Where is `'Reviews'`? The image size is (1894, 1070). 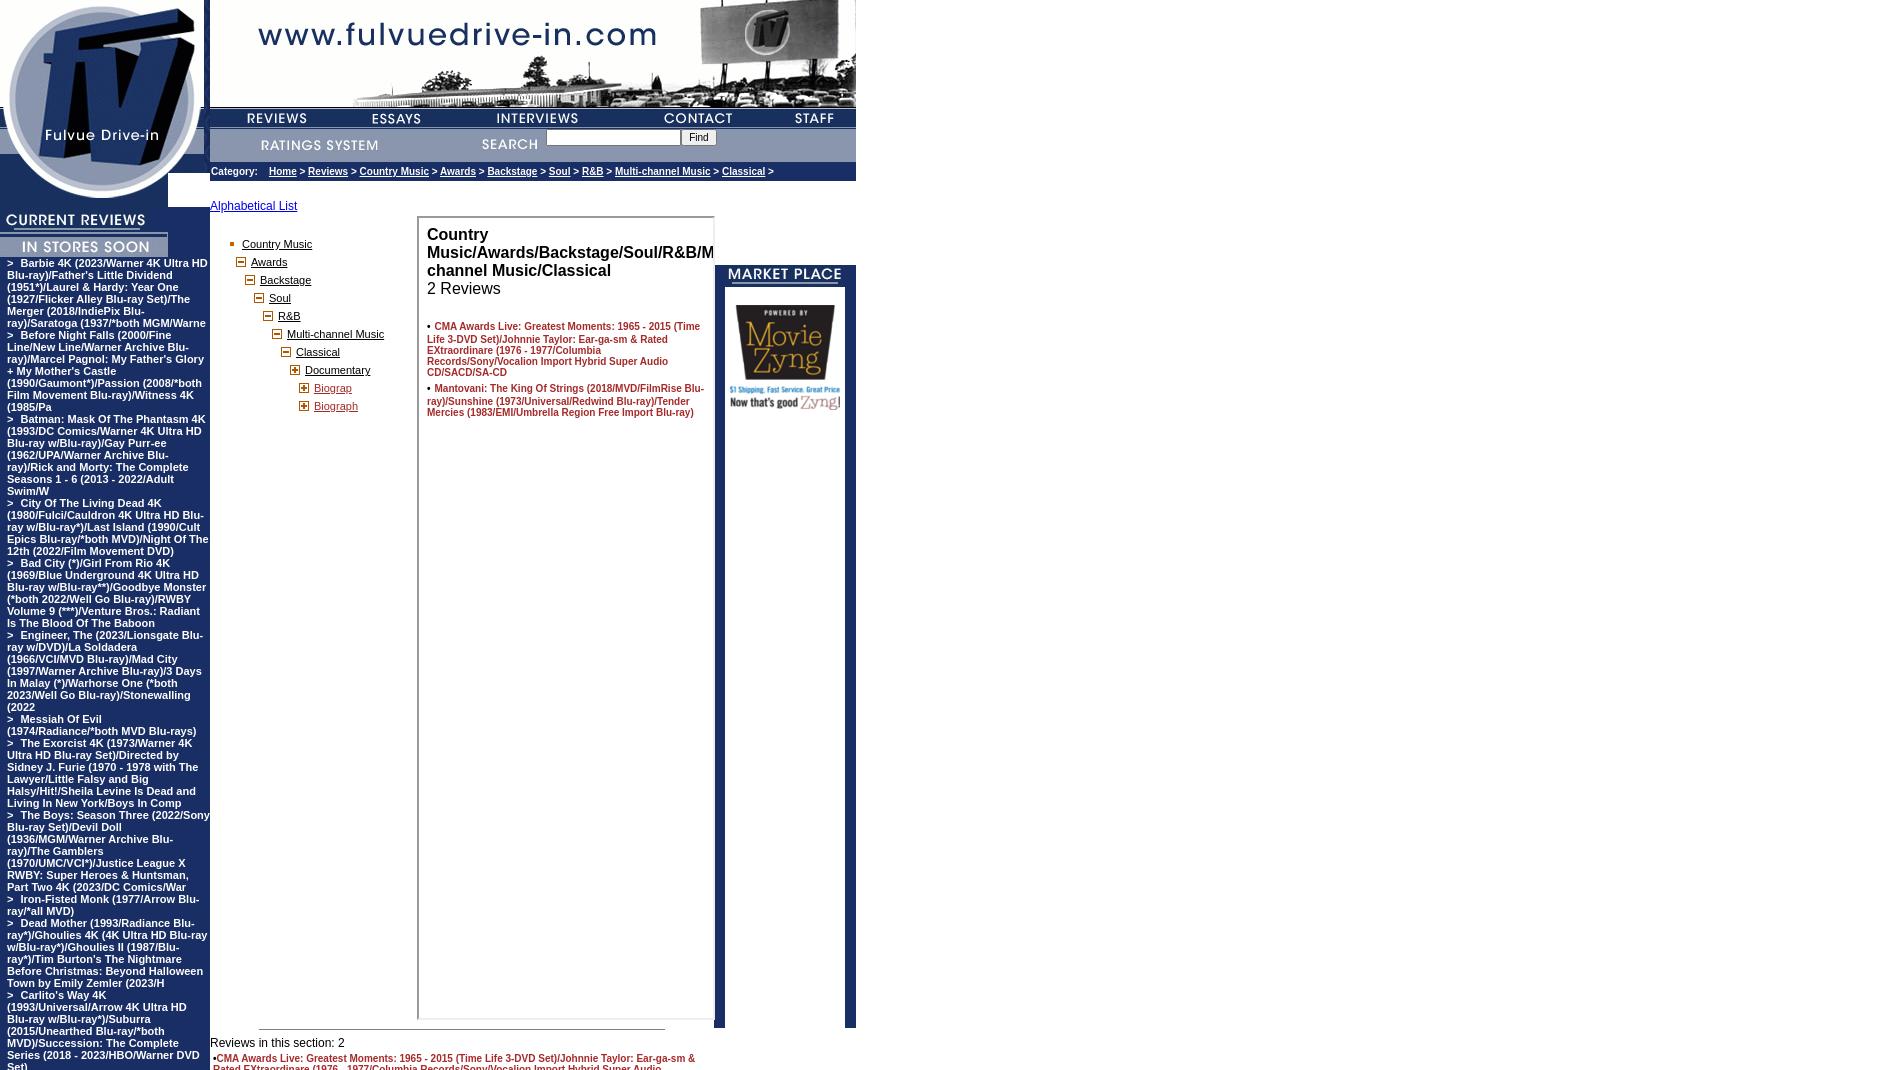
'Reviews' is located at coordinates (327, 171).